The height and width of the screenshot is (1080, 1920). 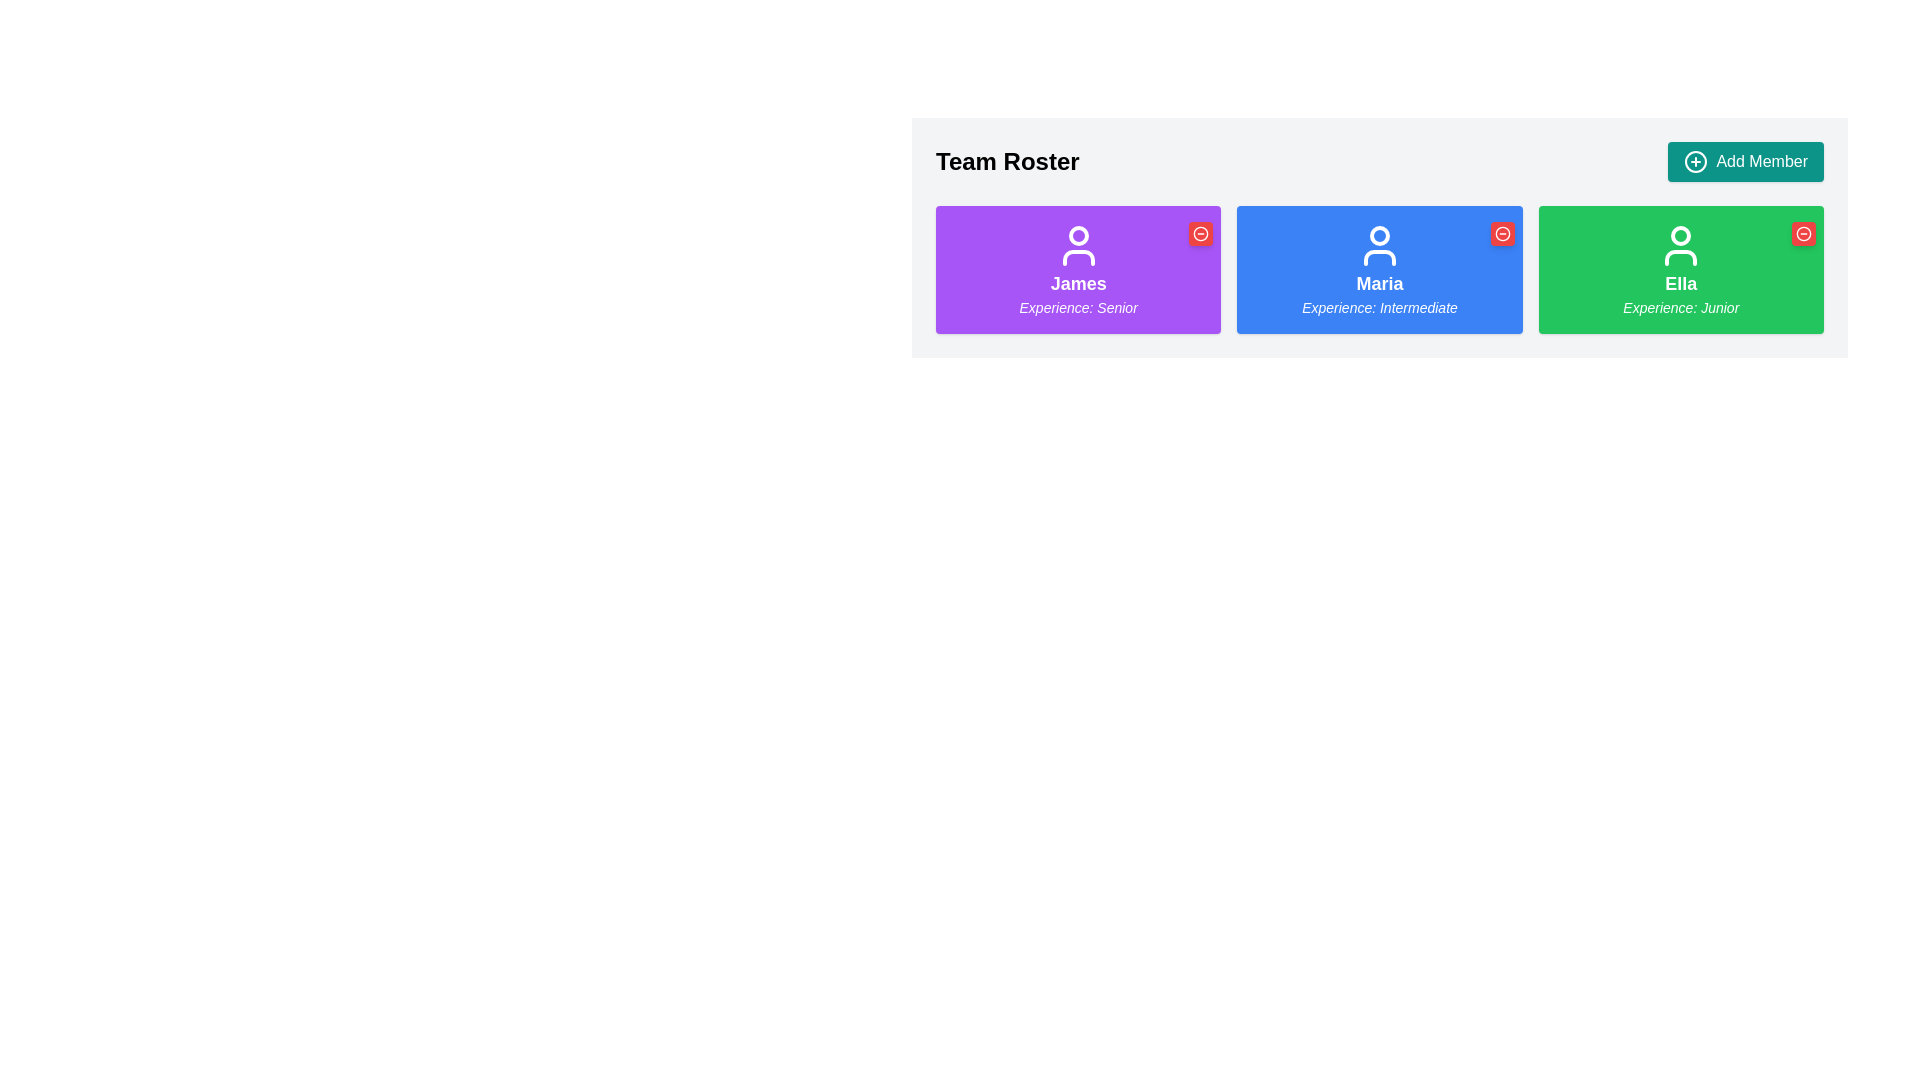 What do you see at coordinates (1502, 233) in the screenshot?
I see `the circular red minus button located at the upper-right corner of the 'Maria' team member card to trigger a tooltip` at bounding box center [1502, 233].